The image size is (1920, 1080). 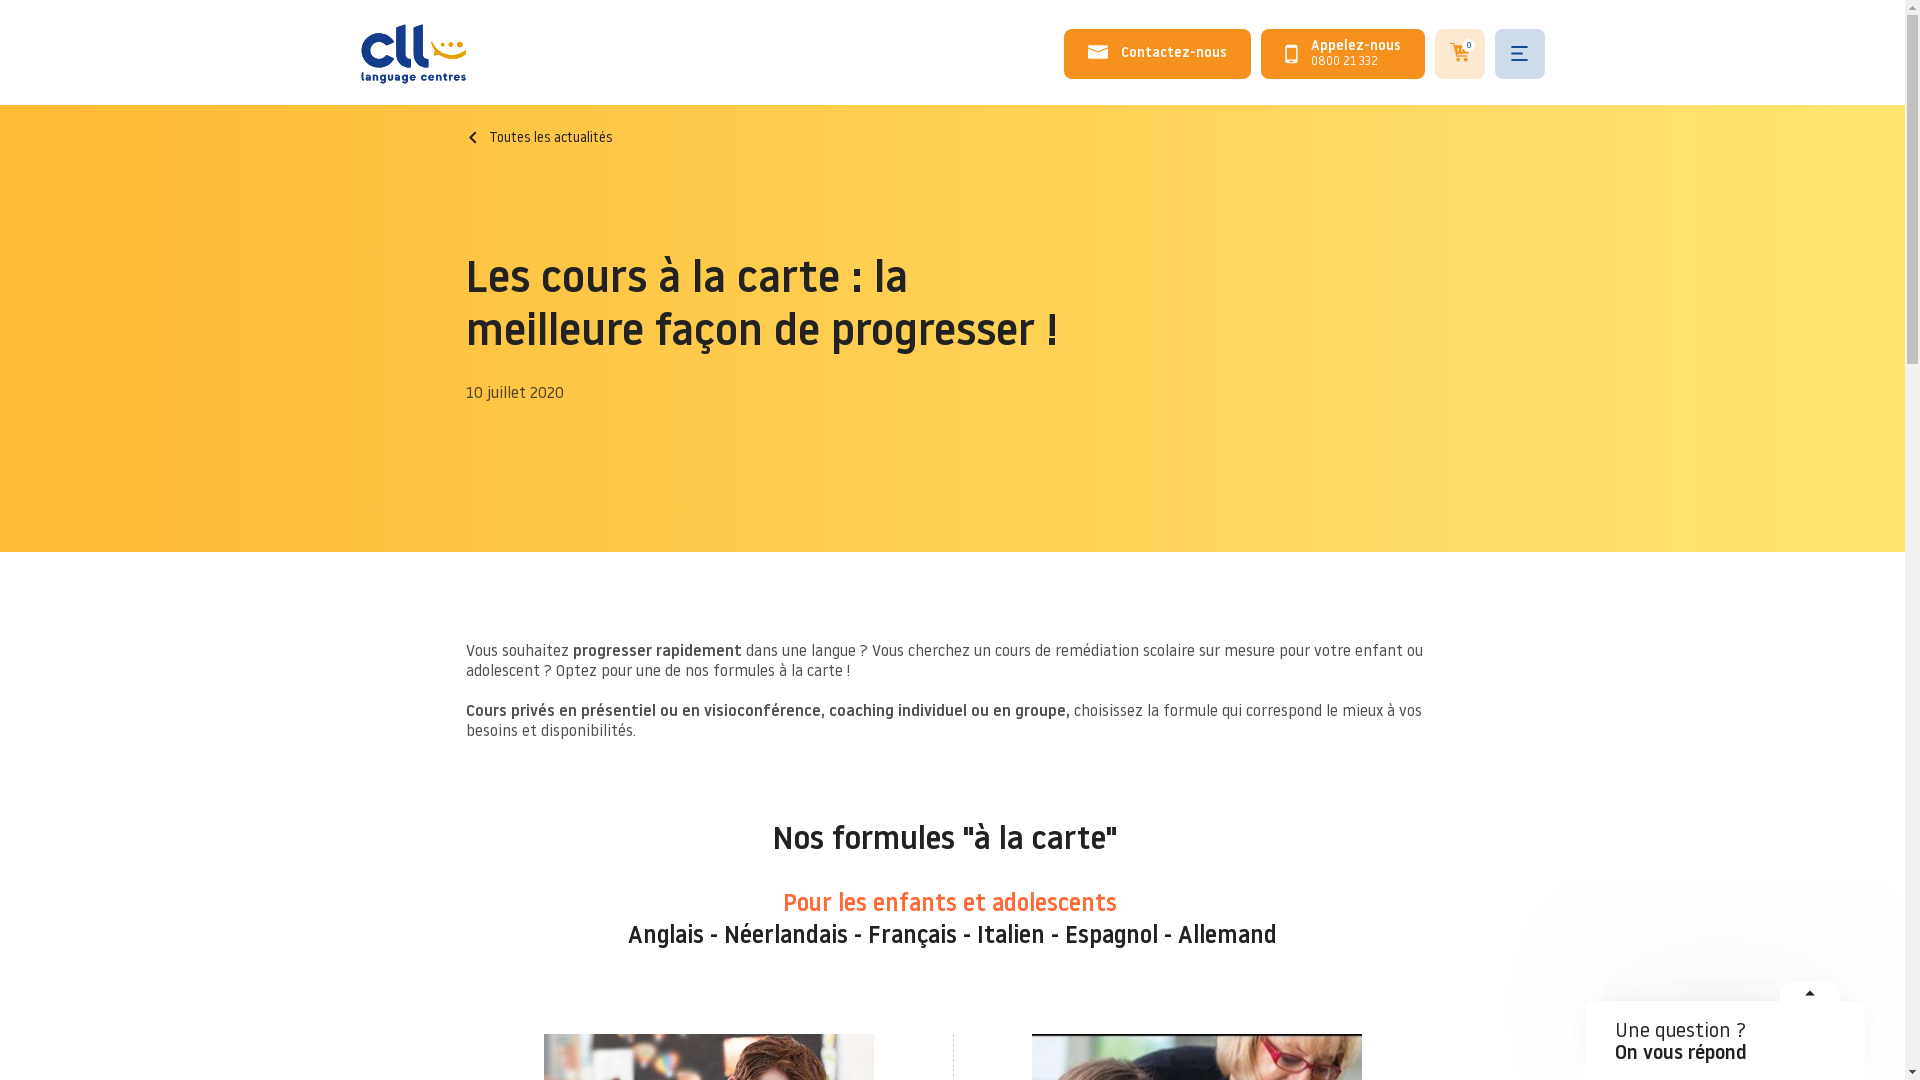 What do you see at coordinates (1343, 53) in the screenshot?
I see `'Appelez-nous` at bounding box center [1343, 53].